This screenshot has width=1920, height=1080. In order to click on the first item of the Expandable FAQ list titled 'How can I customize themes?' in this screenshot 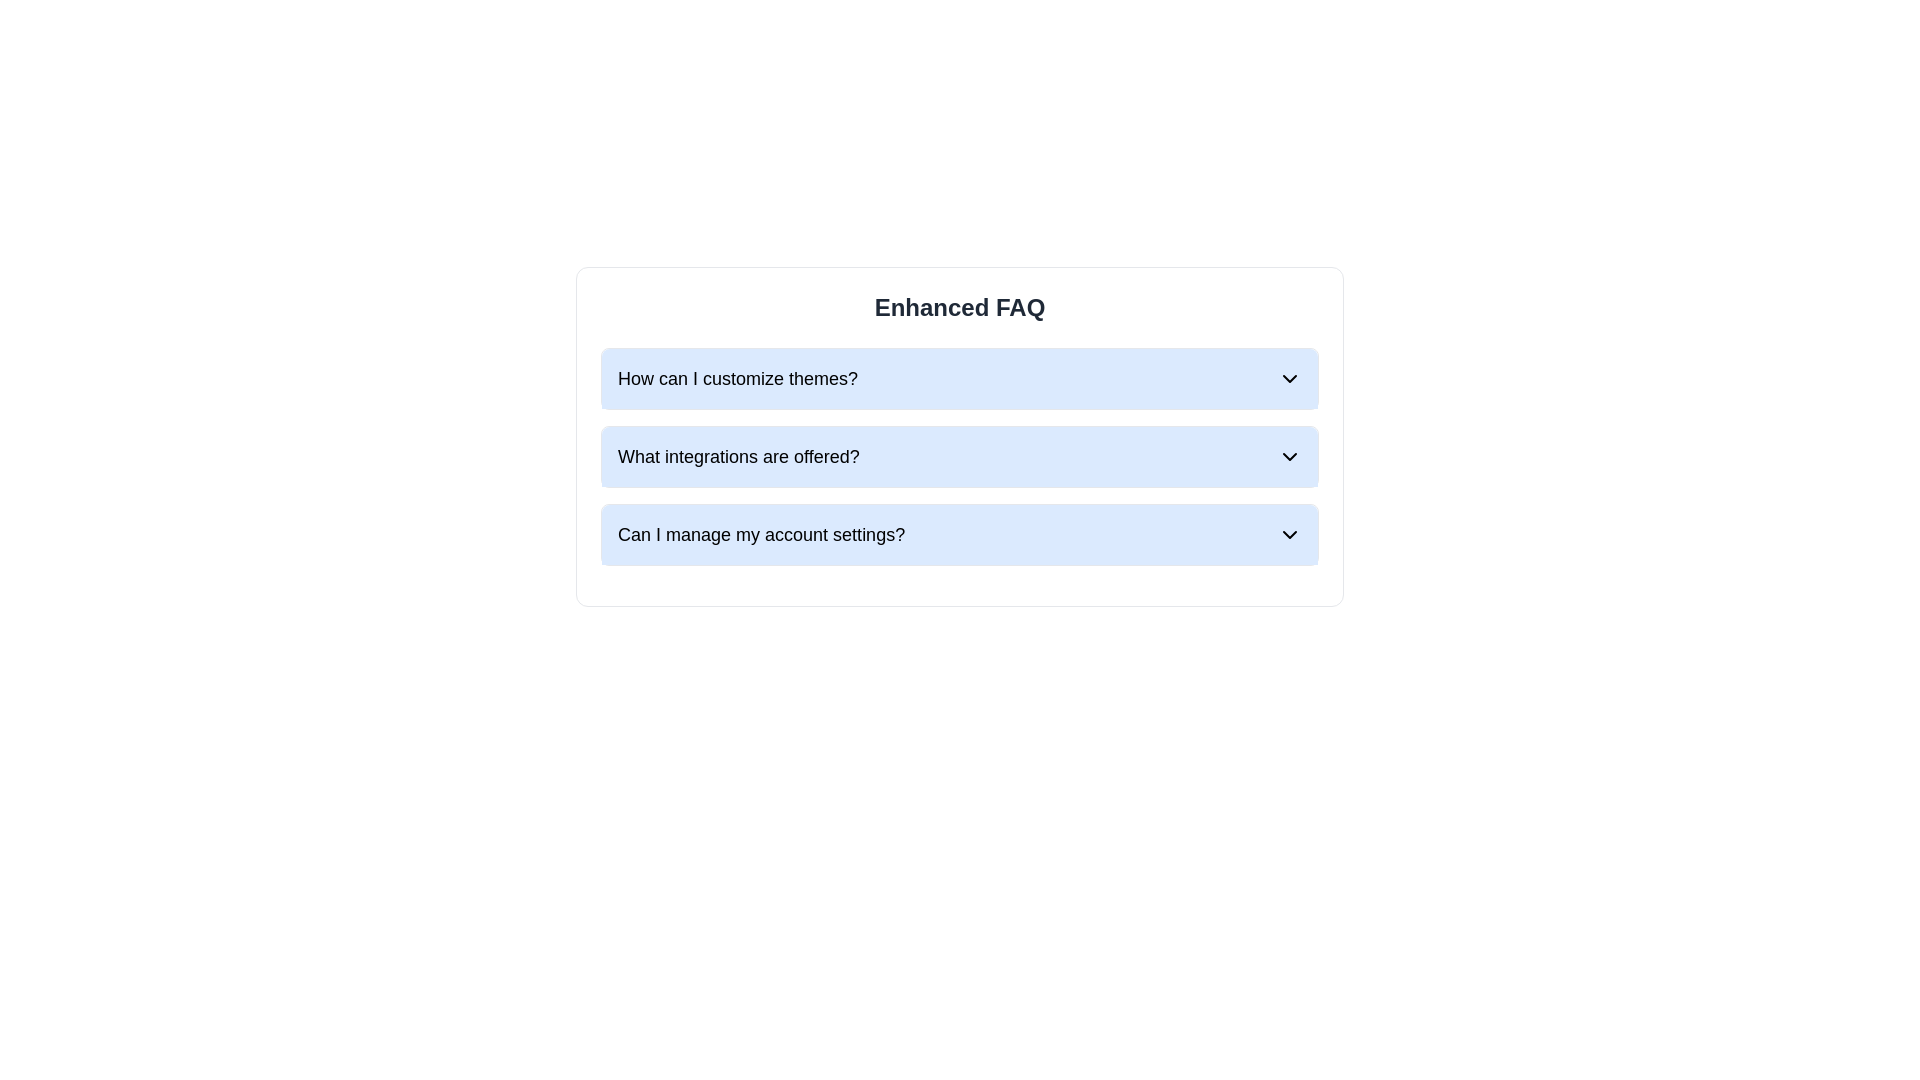, I will do `click(960, 378)`.